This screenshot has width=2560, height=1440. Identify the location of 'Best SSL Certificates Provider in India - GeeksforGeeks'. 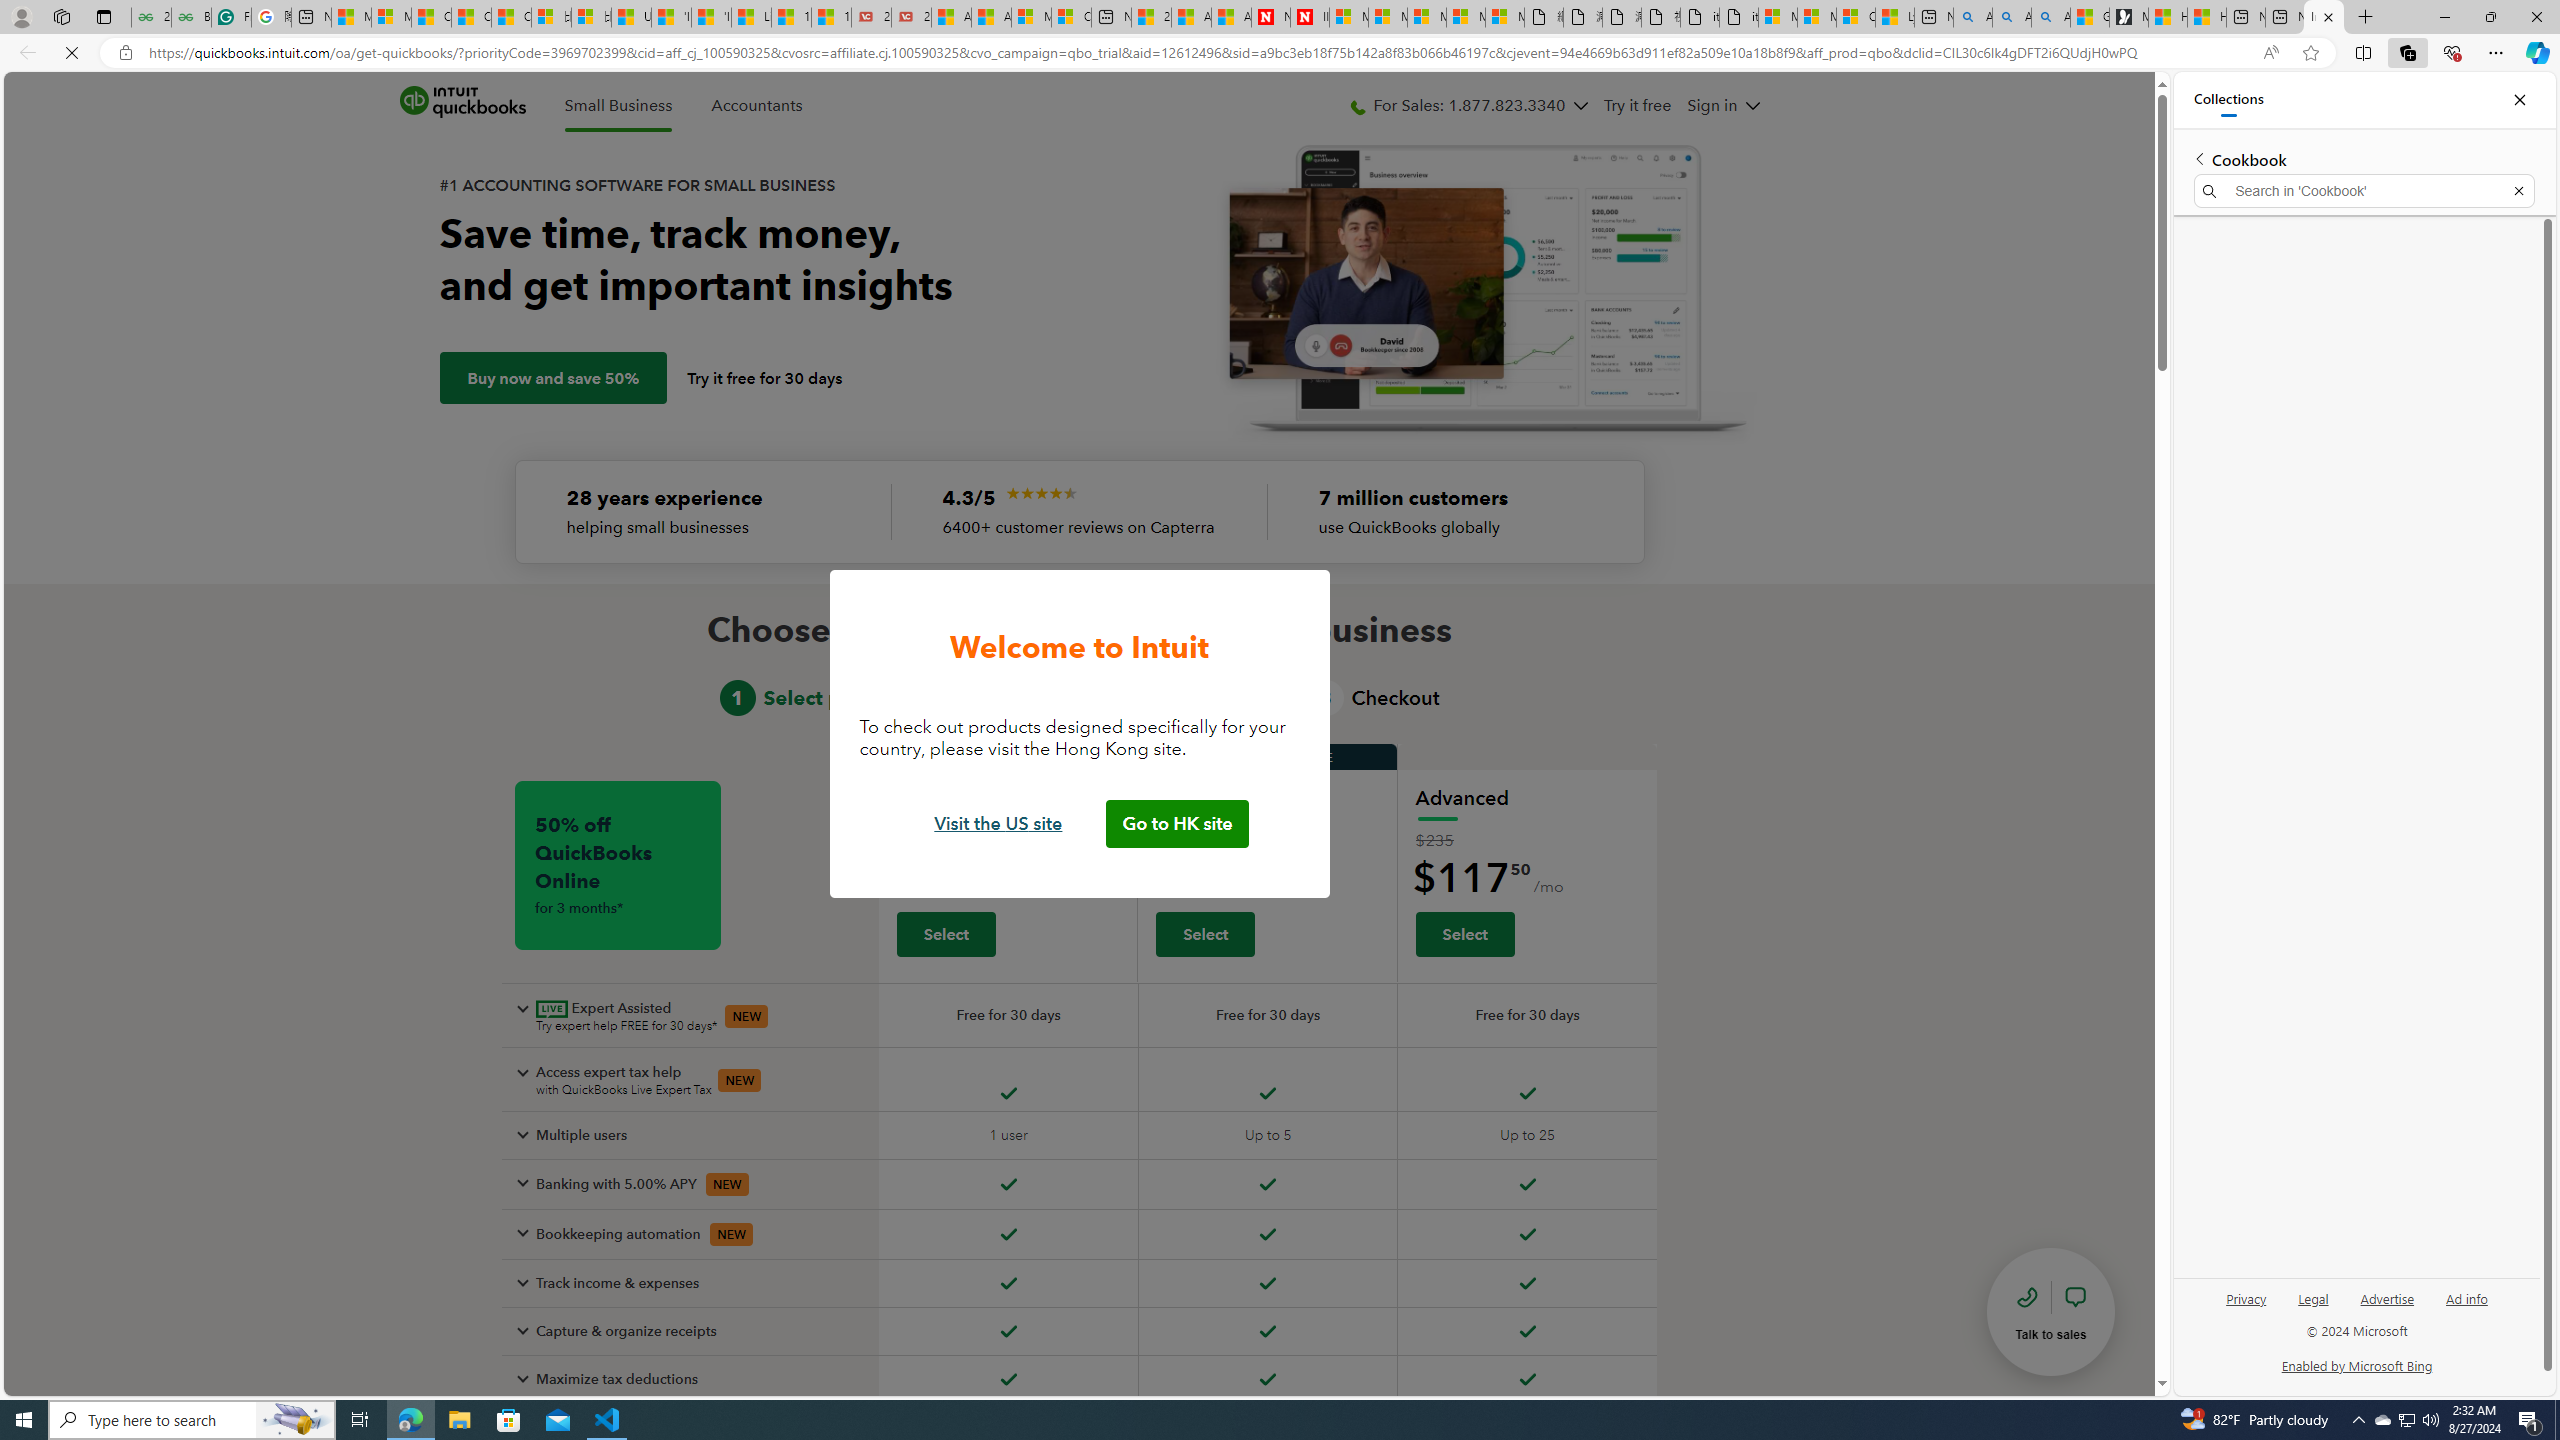
(191, 16).